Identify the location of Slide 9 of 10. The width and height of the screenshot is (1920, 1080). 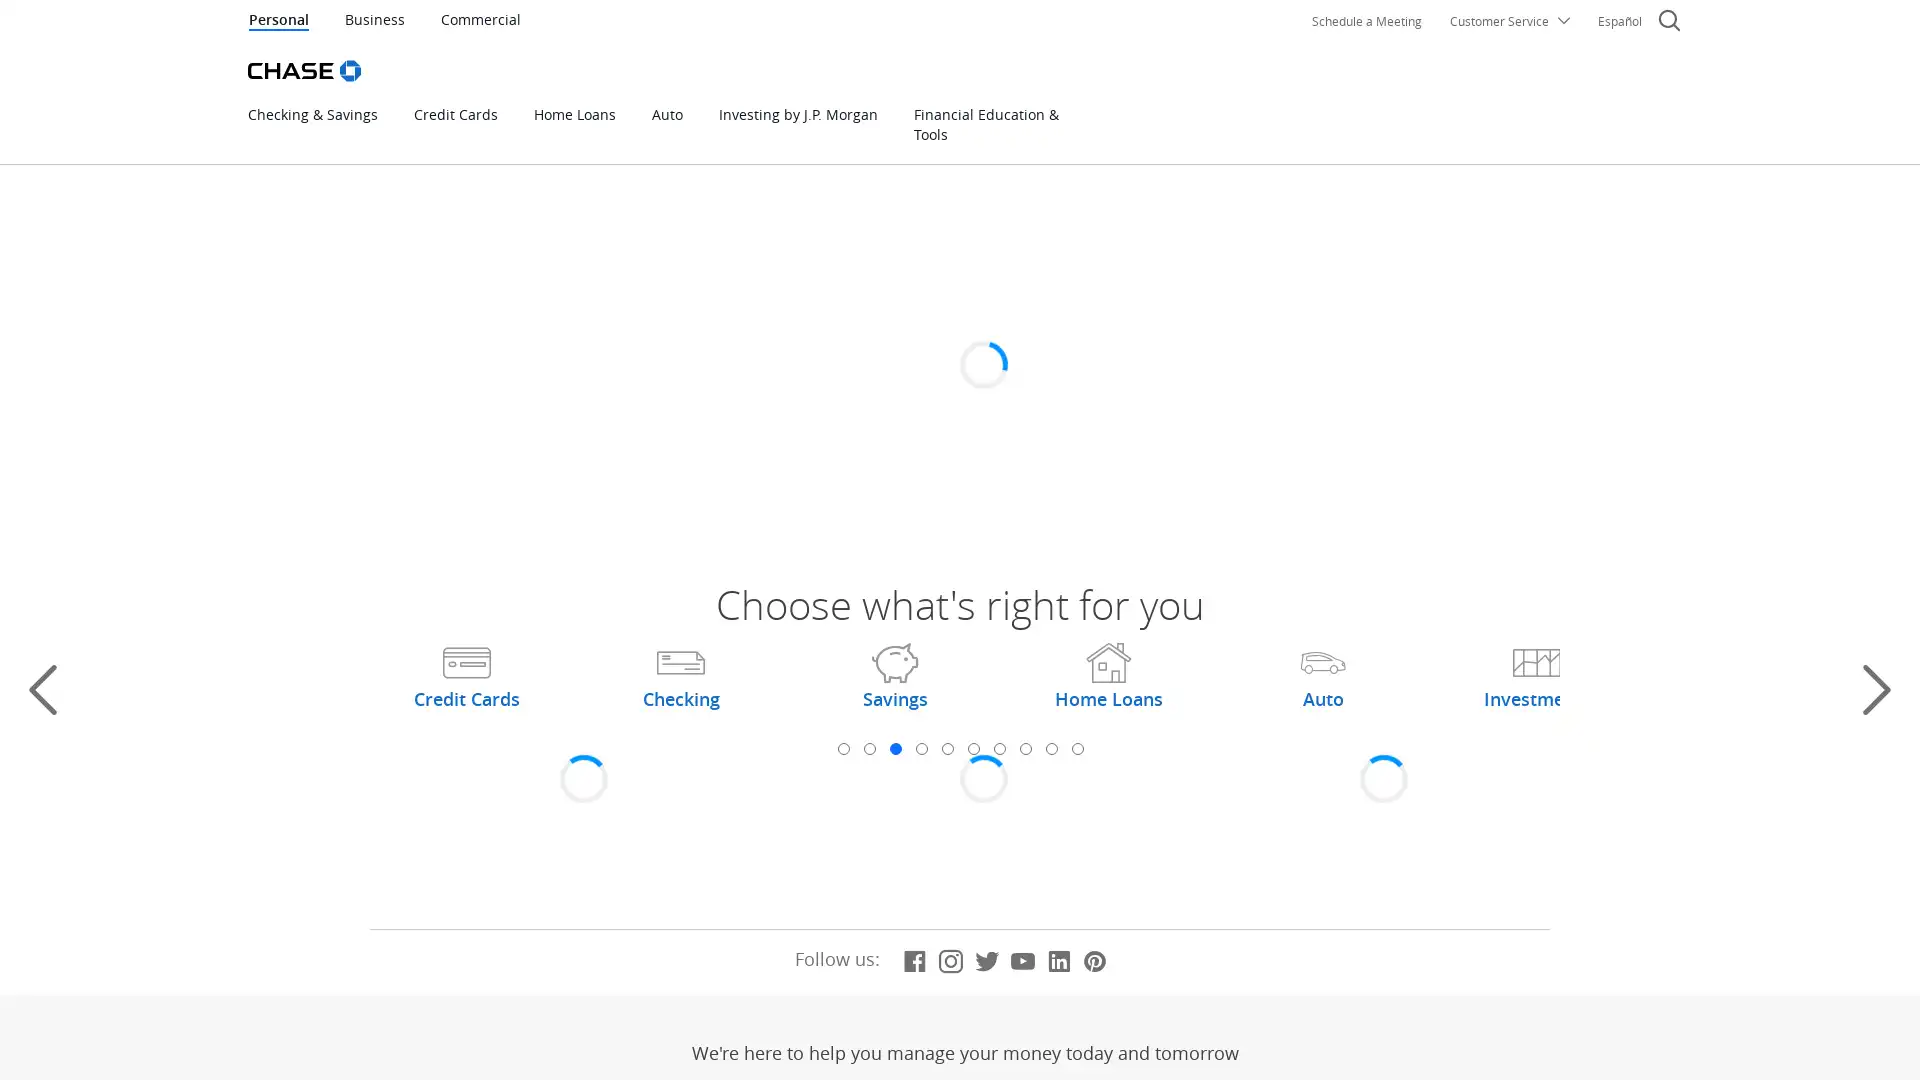
(1050, 748).